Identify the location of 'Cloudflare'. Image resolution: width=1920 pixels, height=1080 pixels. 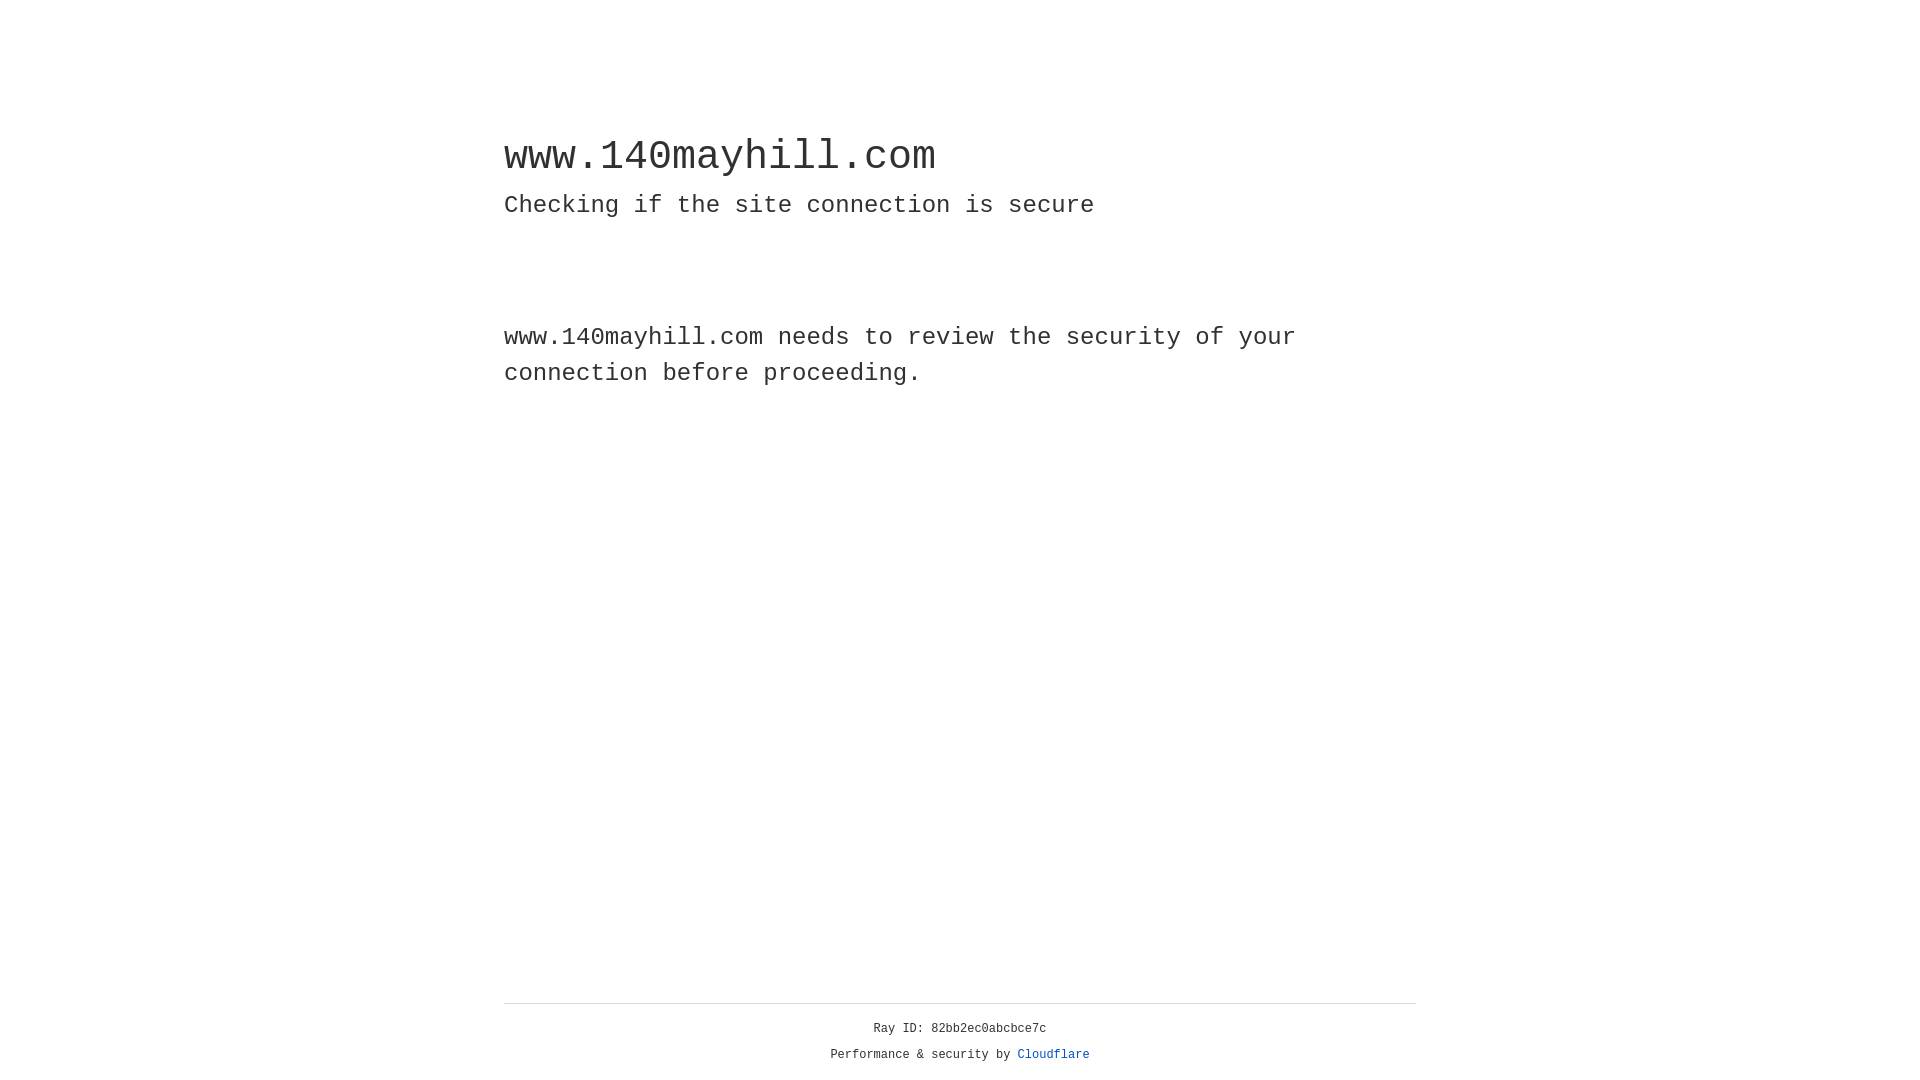
(1053, 1054).